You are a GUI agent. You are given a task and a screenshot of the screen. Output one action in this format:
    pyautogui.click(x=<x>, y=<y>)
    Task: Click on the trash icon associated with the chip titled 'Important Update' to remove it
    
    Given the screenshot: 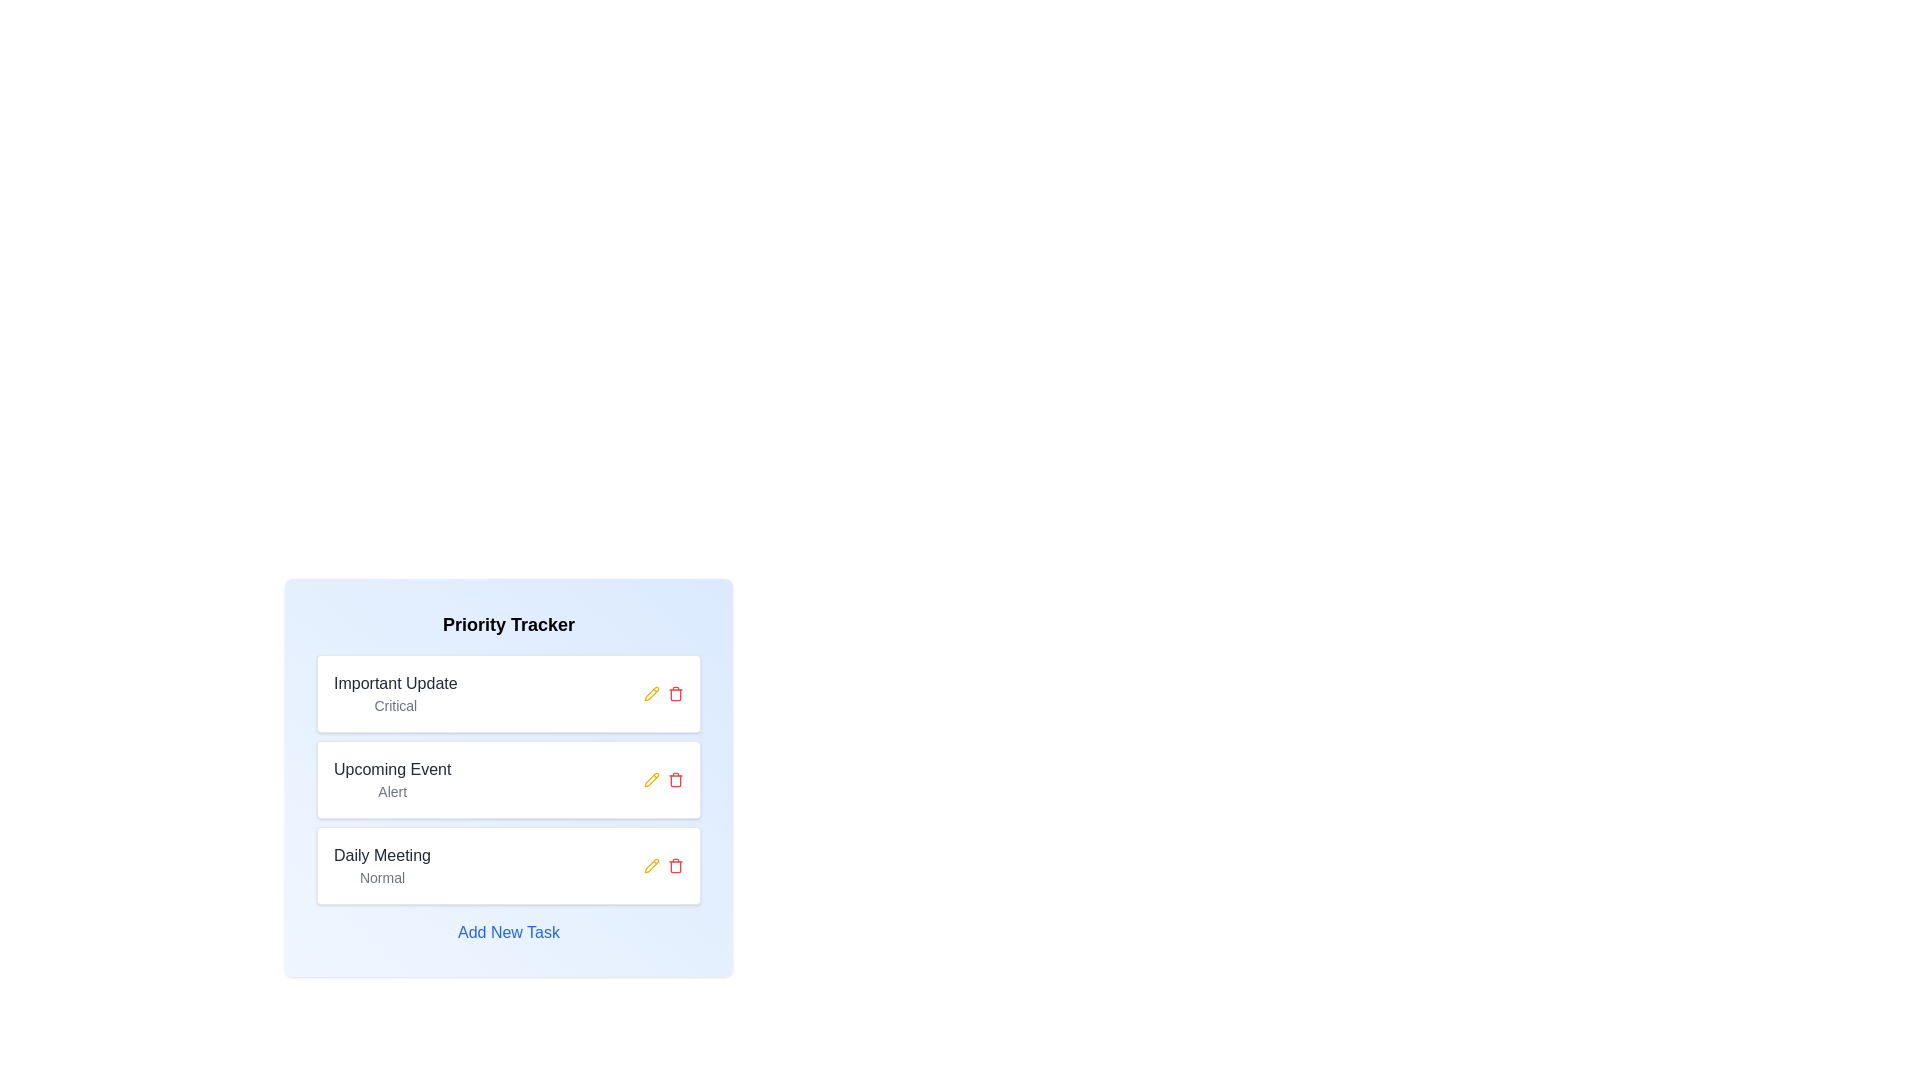 What is the action you would take?
    pyautogui.click(x=676, y=693)
    